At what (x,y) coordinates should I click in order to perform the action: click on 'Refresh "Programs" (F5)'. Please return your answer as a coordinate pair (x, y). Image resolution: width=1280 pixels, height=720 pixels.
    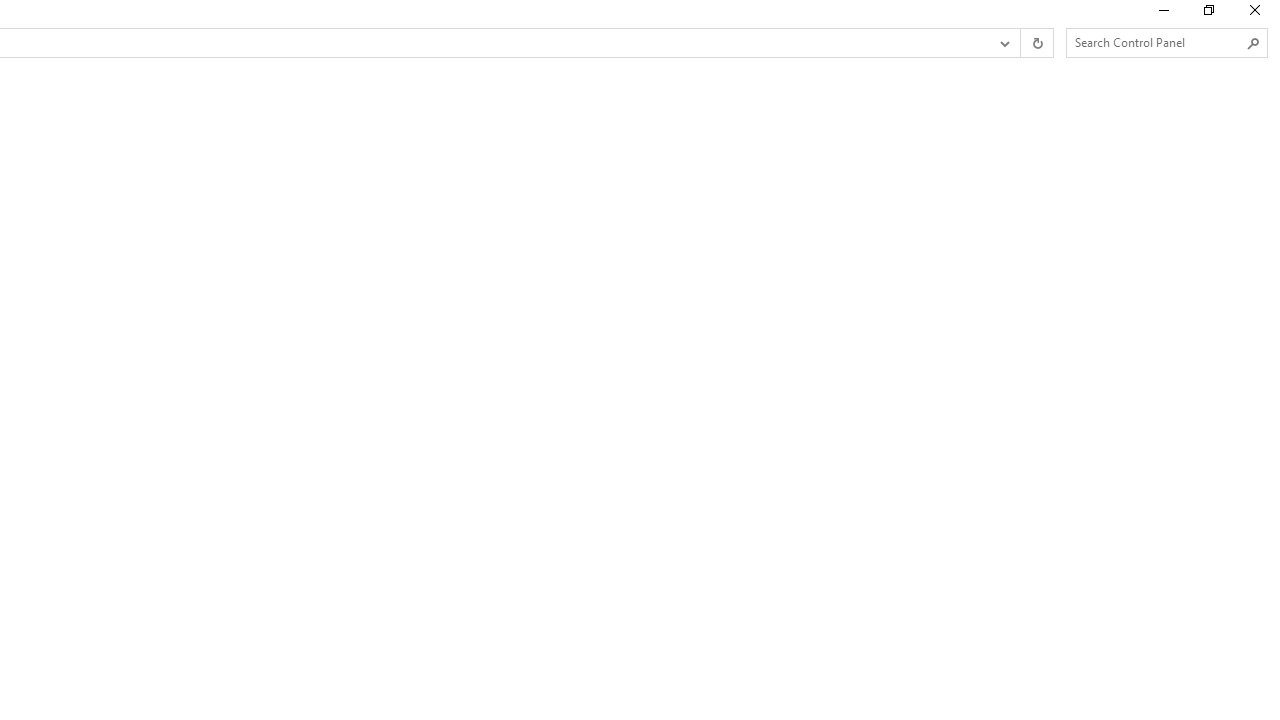
    Looking at the image, I should click on (1036, 43).